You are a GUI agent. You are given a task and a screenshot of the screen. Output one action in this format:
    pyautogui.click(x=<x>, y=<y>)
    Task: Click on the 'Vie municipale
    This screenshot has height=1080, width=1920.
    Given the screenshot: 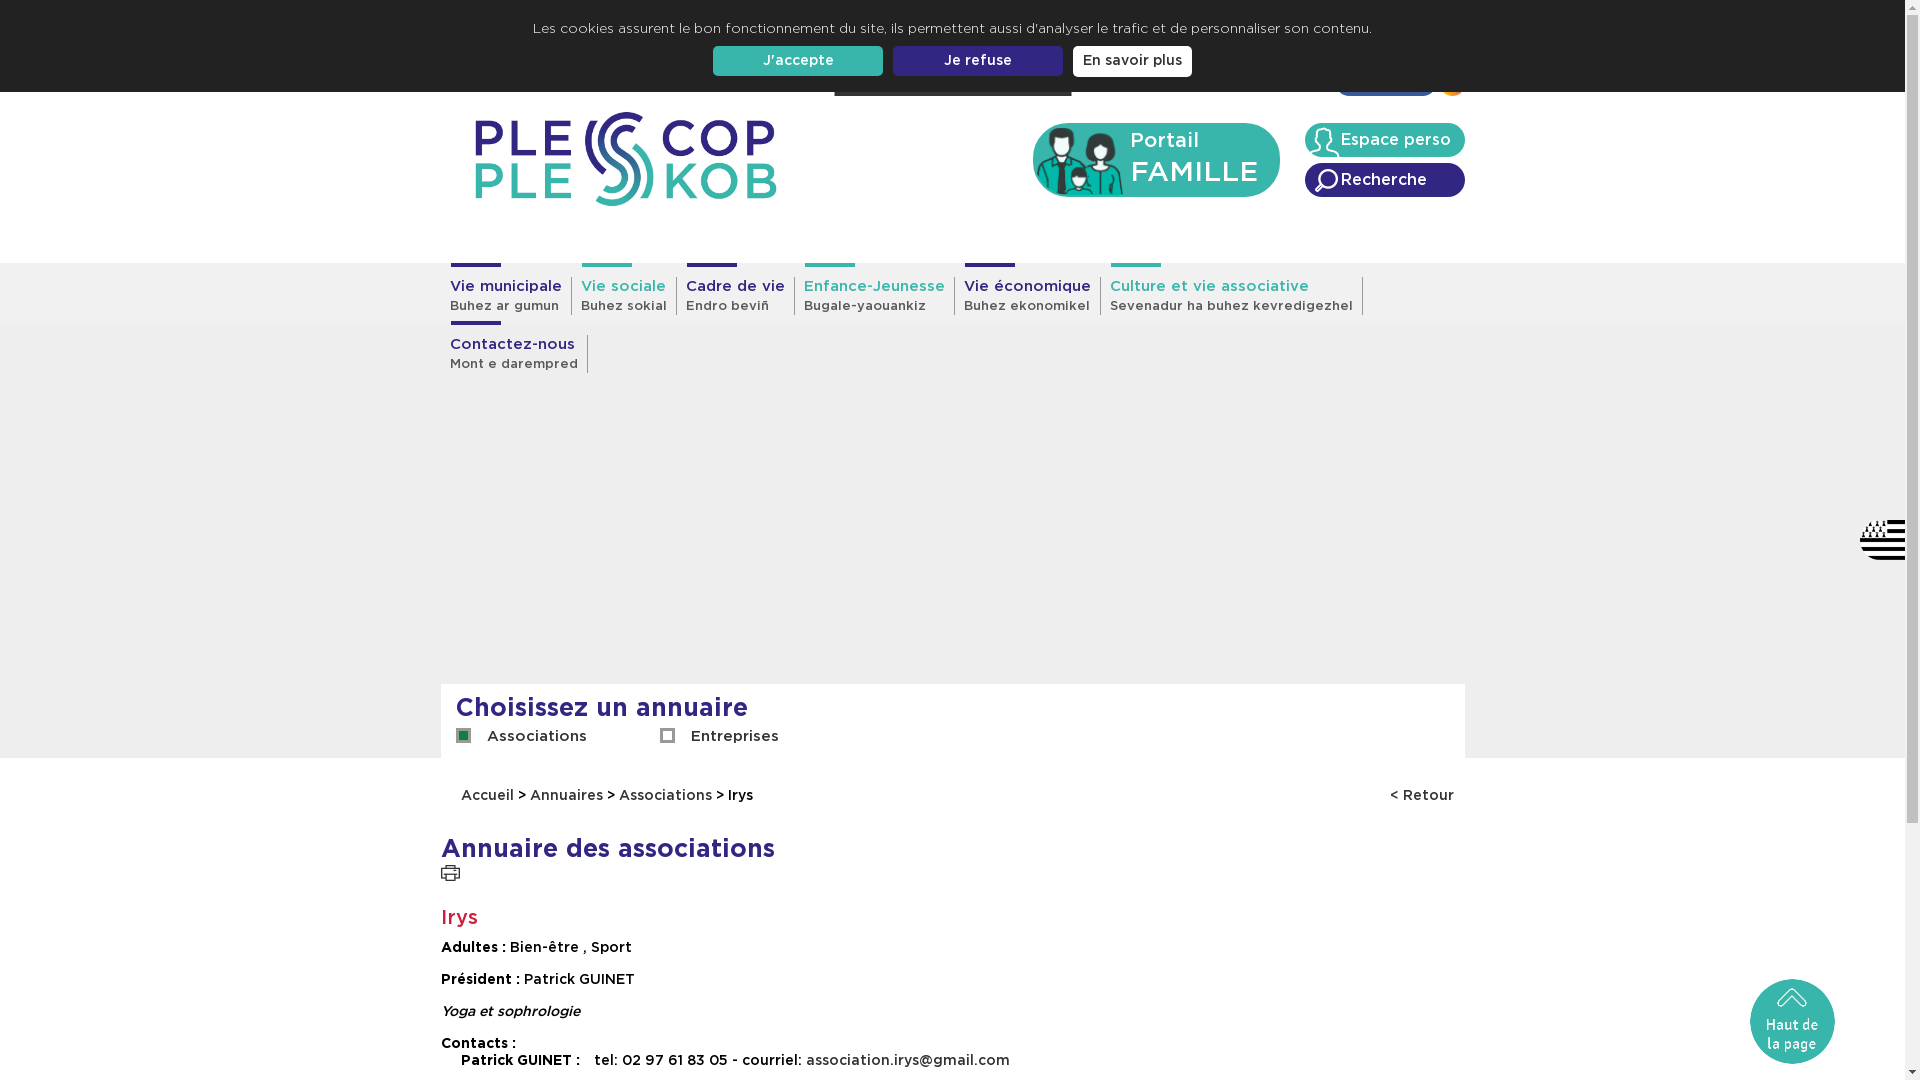 What is the action you would take?
    pyautogui.click(x=439, y=296)
    